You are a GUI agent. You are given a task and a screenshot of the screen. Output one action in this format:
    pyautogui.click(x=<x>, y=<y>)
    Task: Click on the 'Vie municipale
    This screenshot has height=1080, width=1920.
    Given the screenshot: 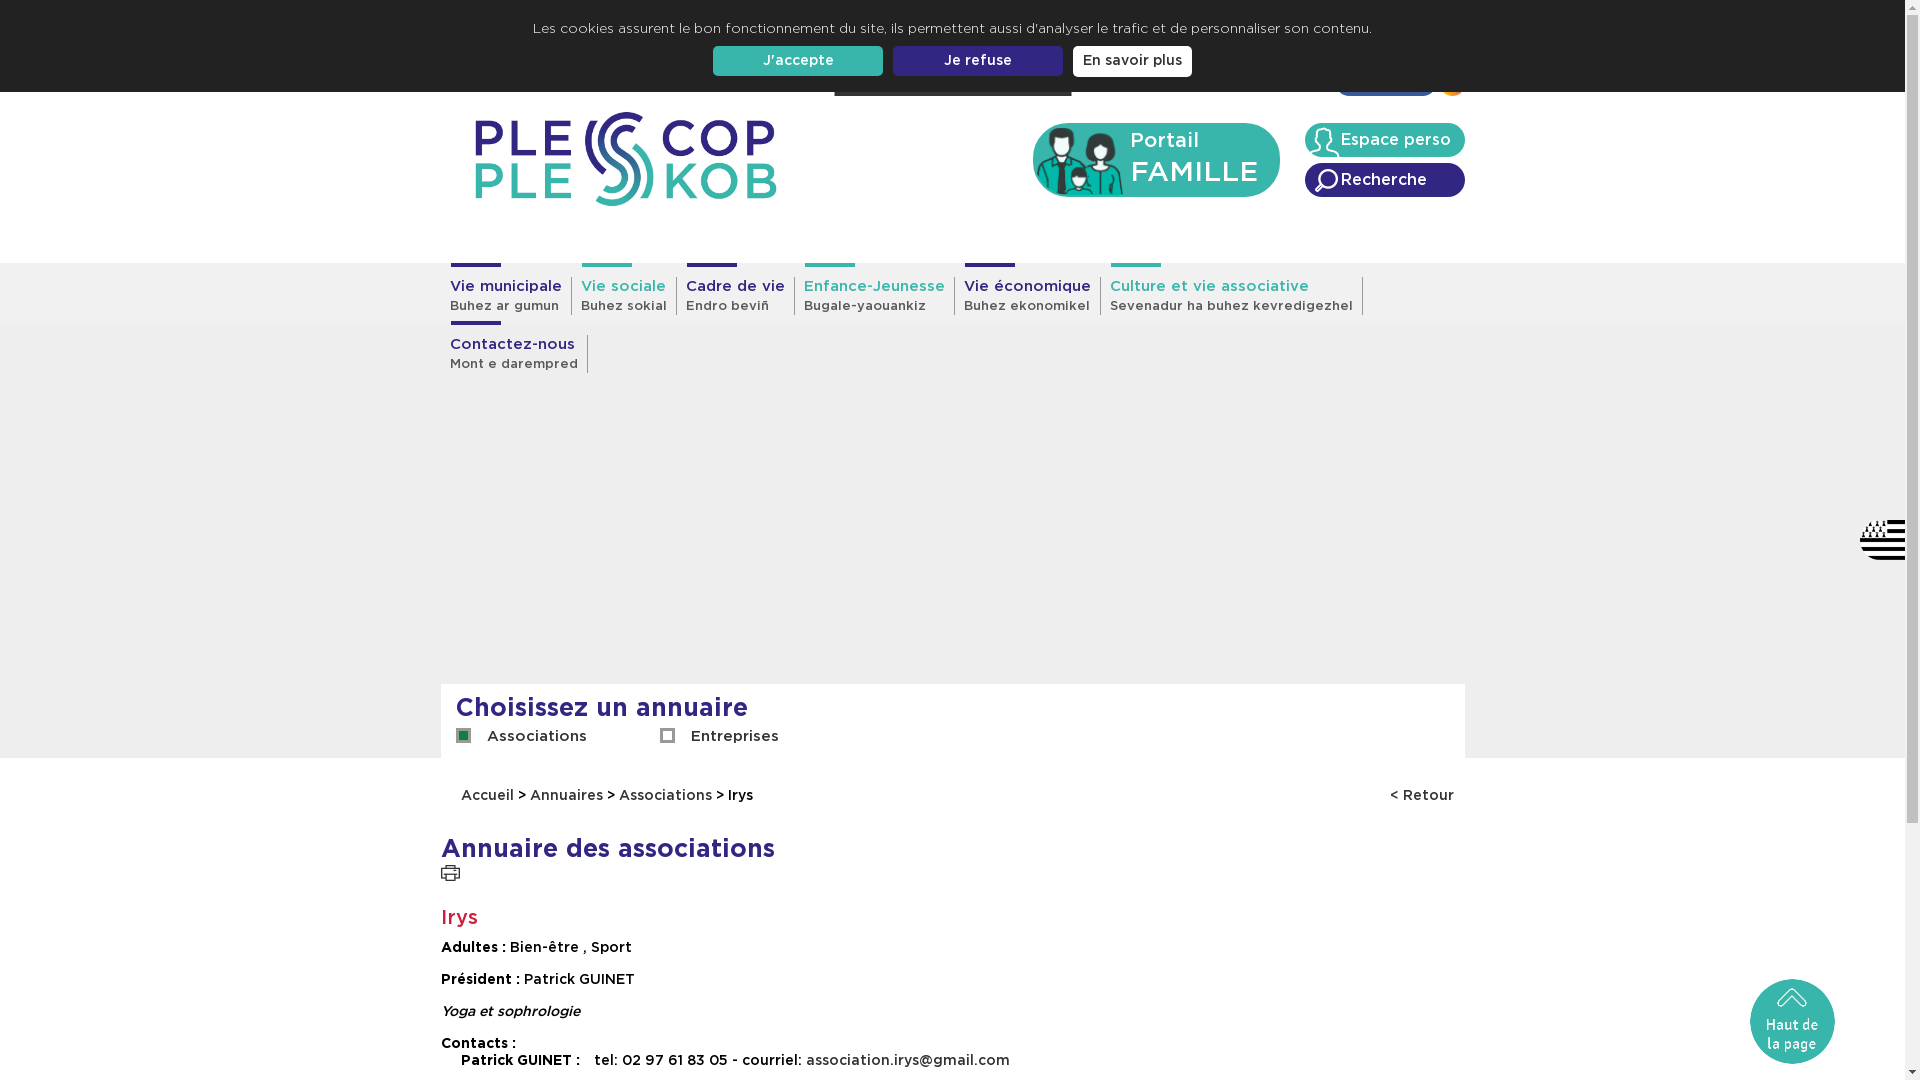 What is the action you would take?
    pyautogui.click(x=439, y=296)
    